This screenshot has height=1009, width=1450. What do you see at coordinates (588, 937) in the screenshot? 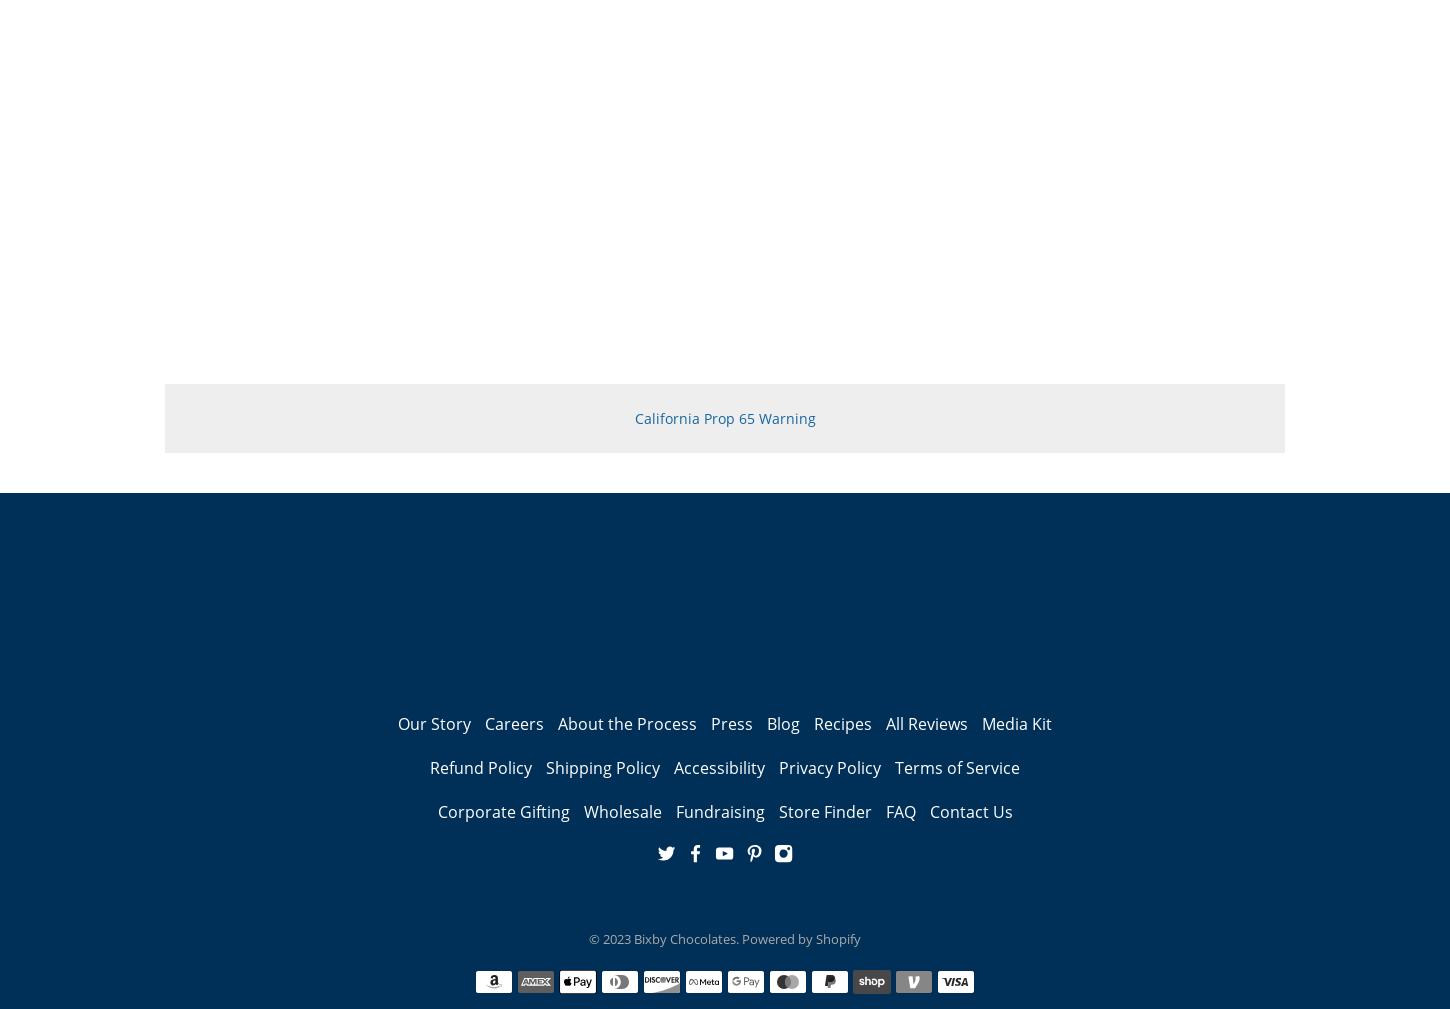
I see `'© 2023'` at bounding box center [588, 937].